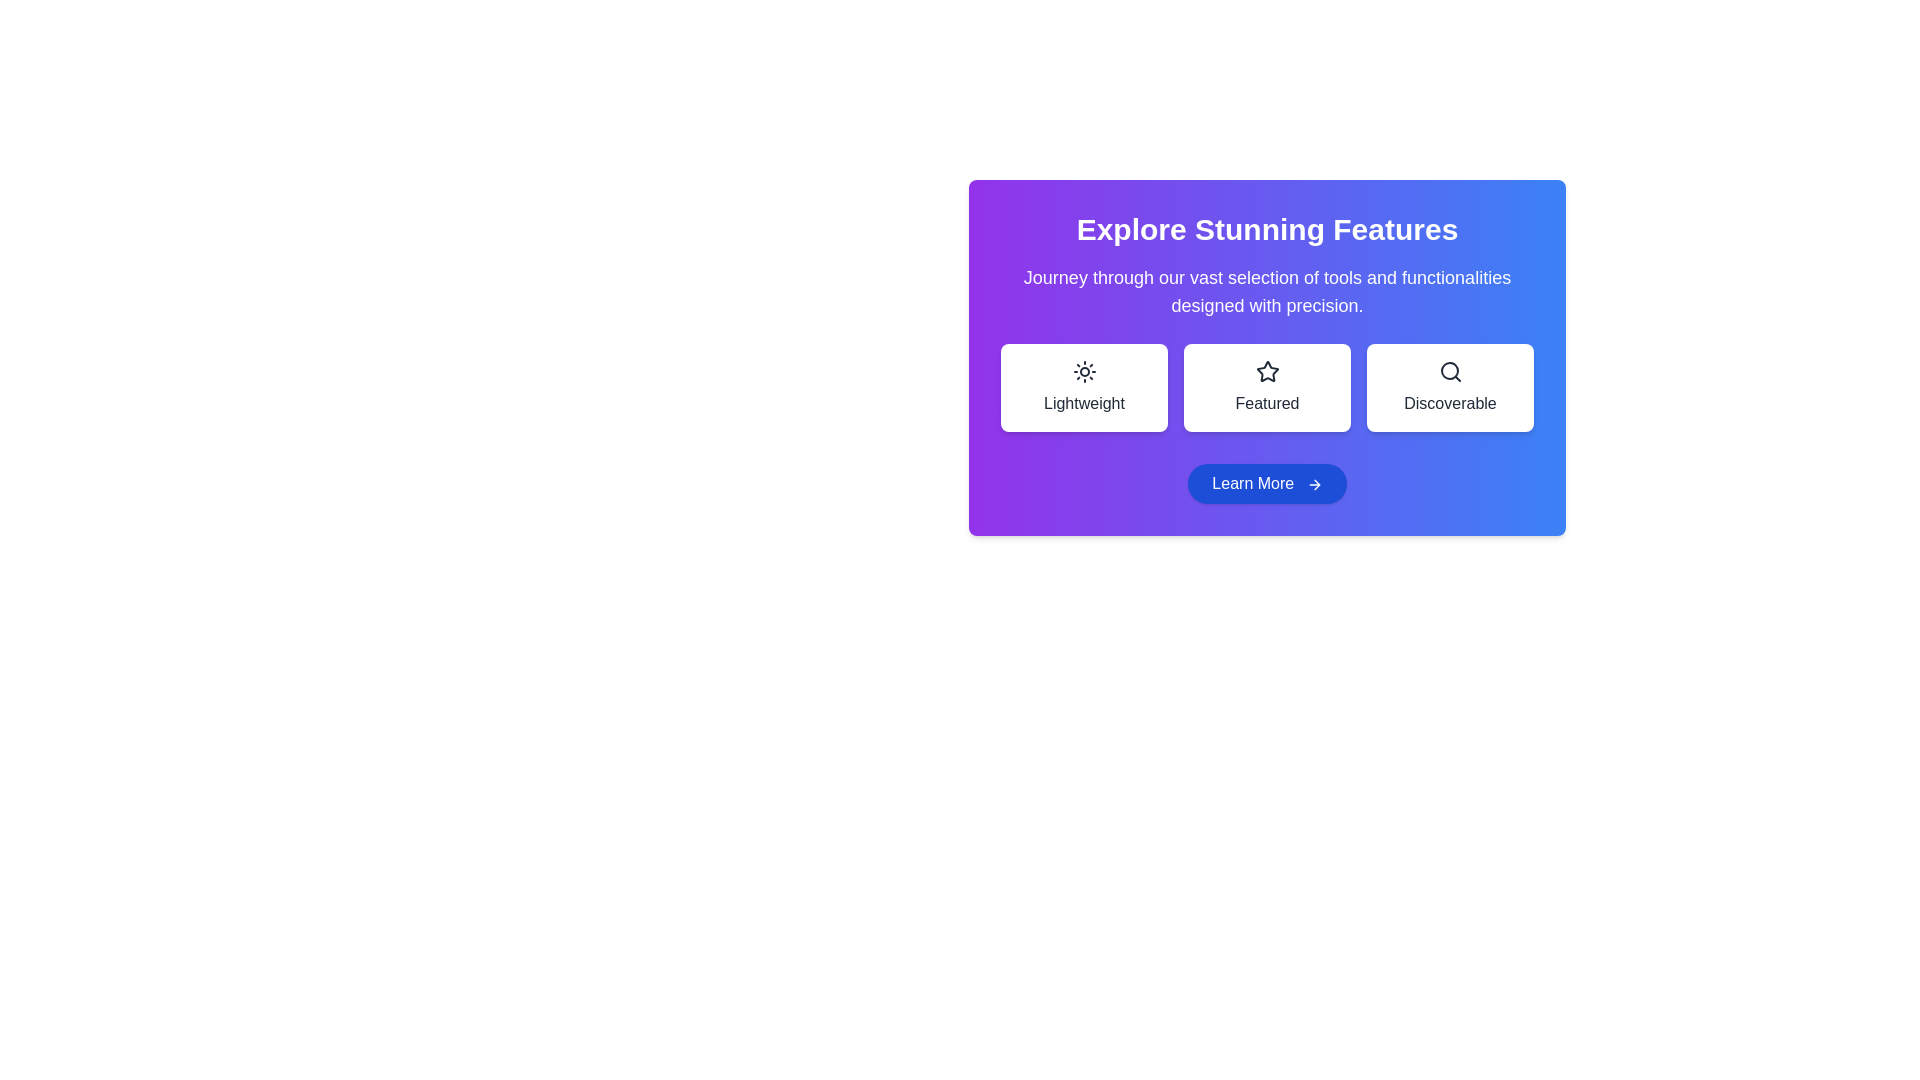 The width and height of the screenshot is (1920, 1080). Describe the element at coordinates (1266, 371) in the screenshot. I see `the 'Featured' icon element located above the text label 'Featured' in the middle position among three horizontally arranged cards` at that location.